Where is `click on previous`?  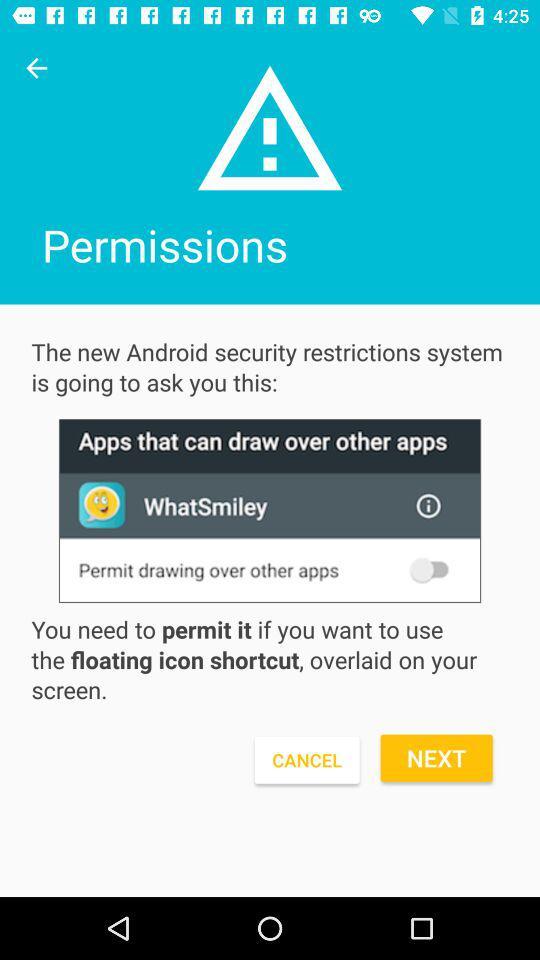
click on previous is located at coordinates (36, 68).